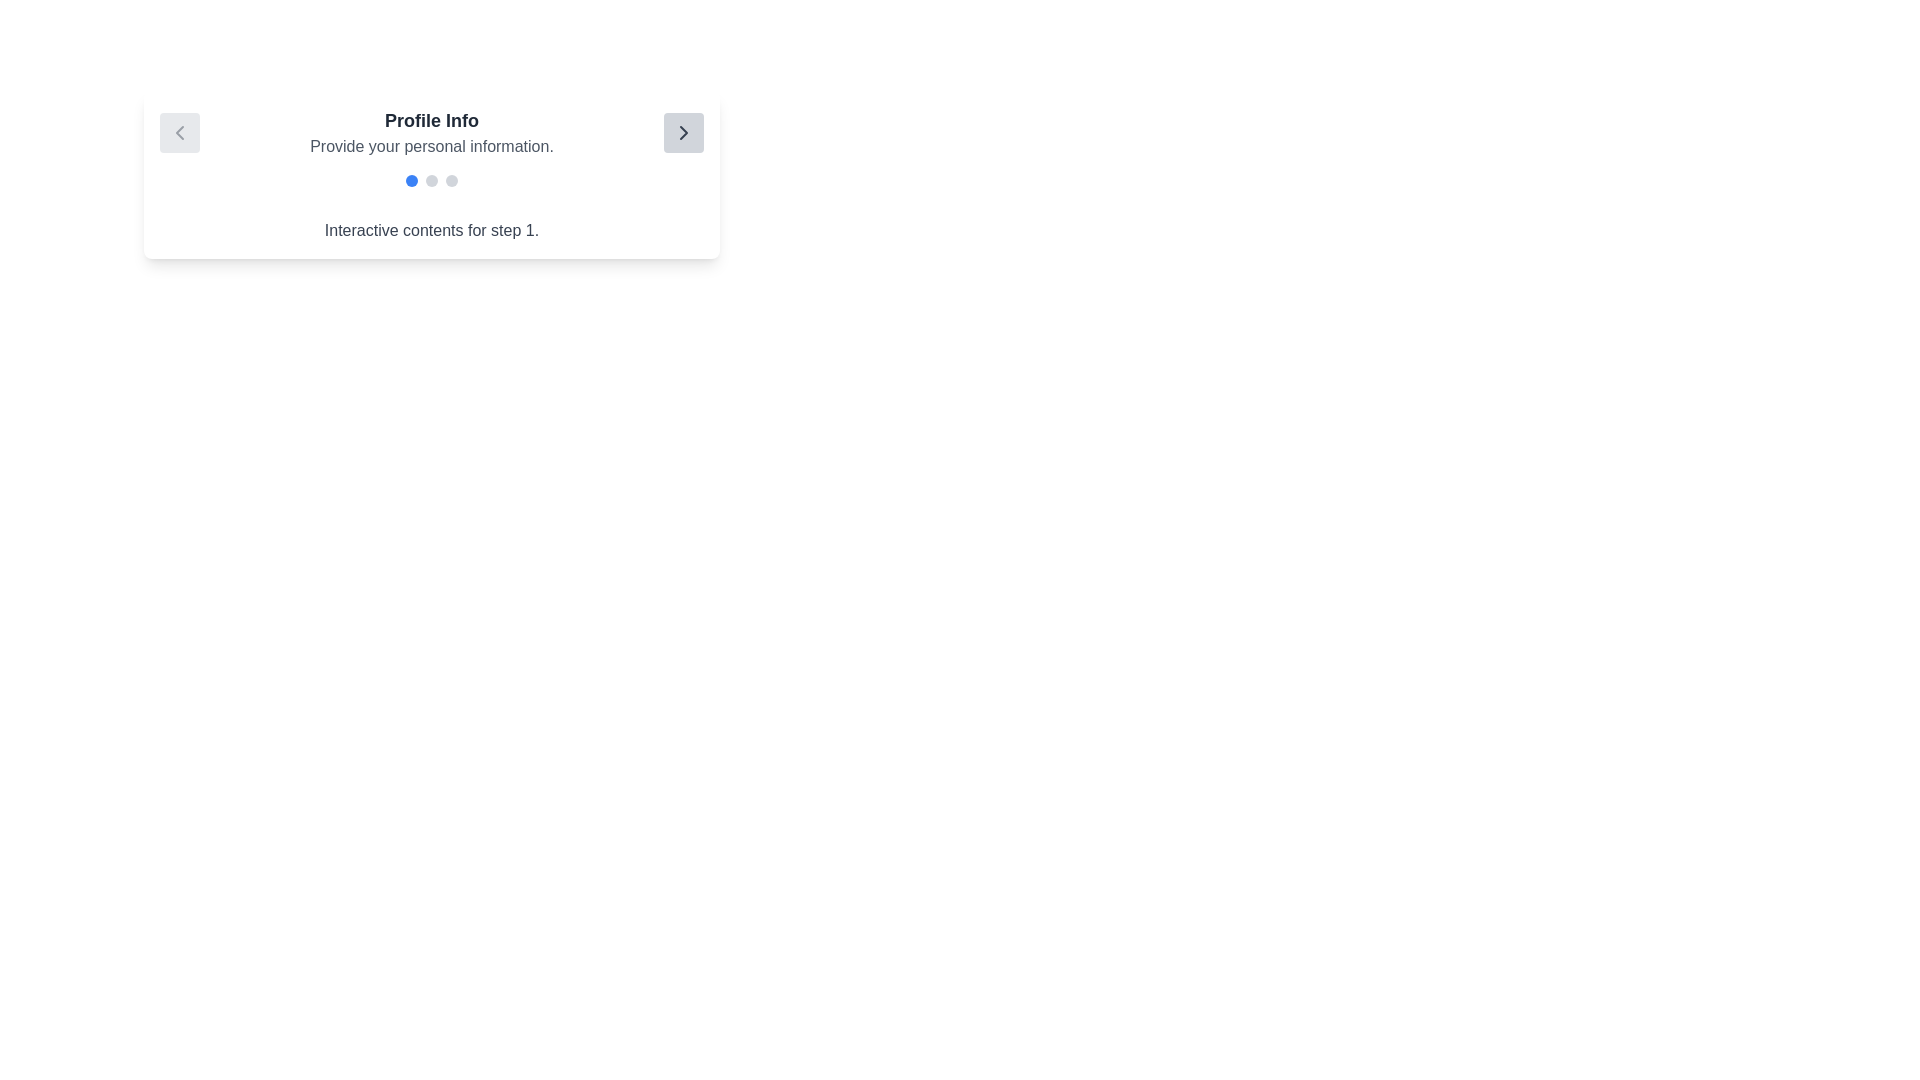 Image resolution: width=1920 pixels, height=1080 pixels. I want to click on the navigation button located in the upper-right portion of the 'Profile Info' section to change its appearance, so click(684, 132).